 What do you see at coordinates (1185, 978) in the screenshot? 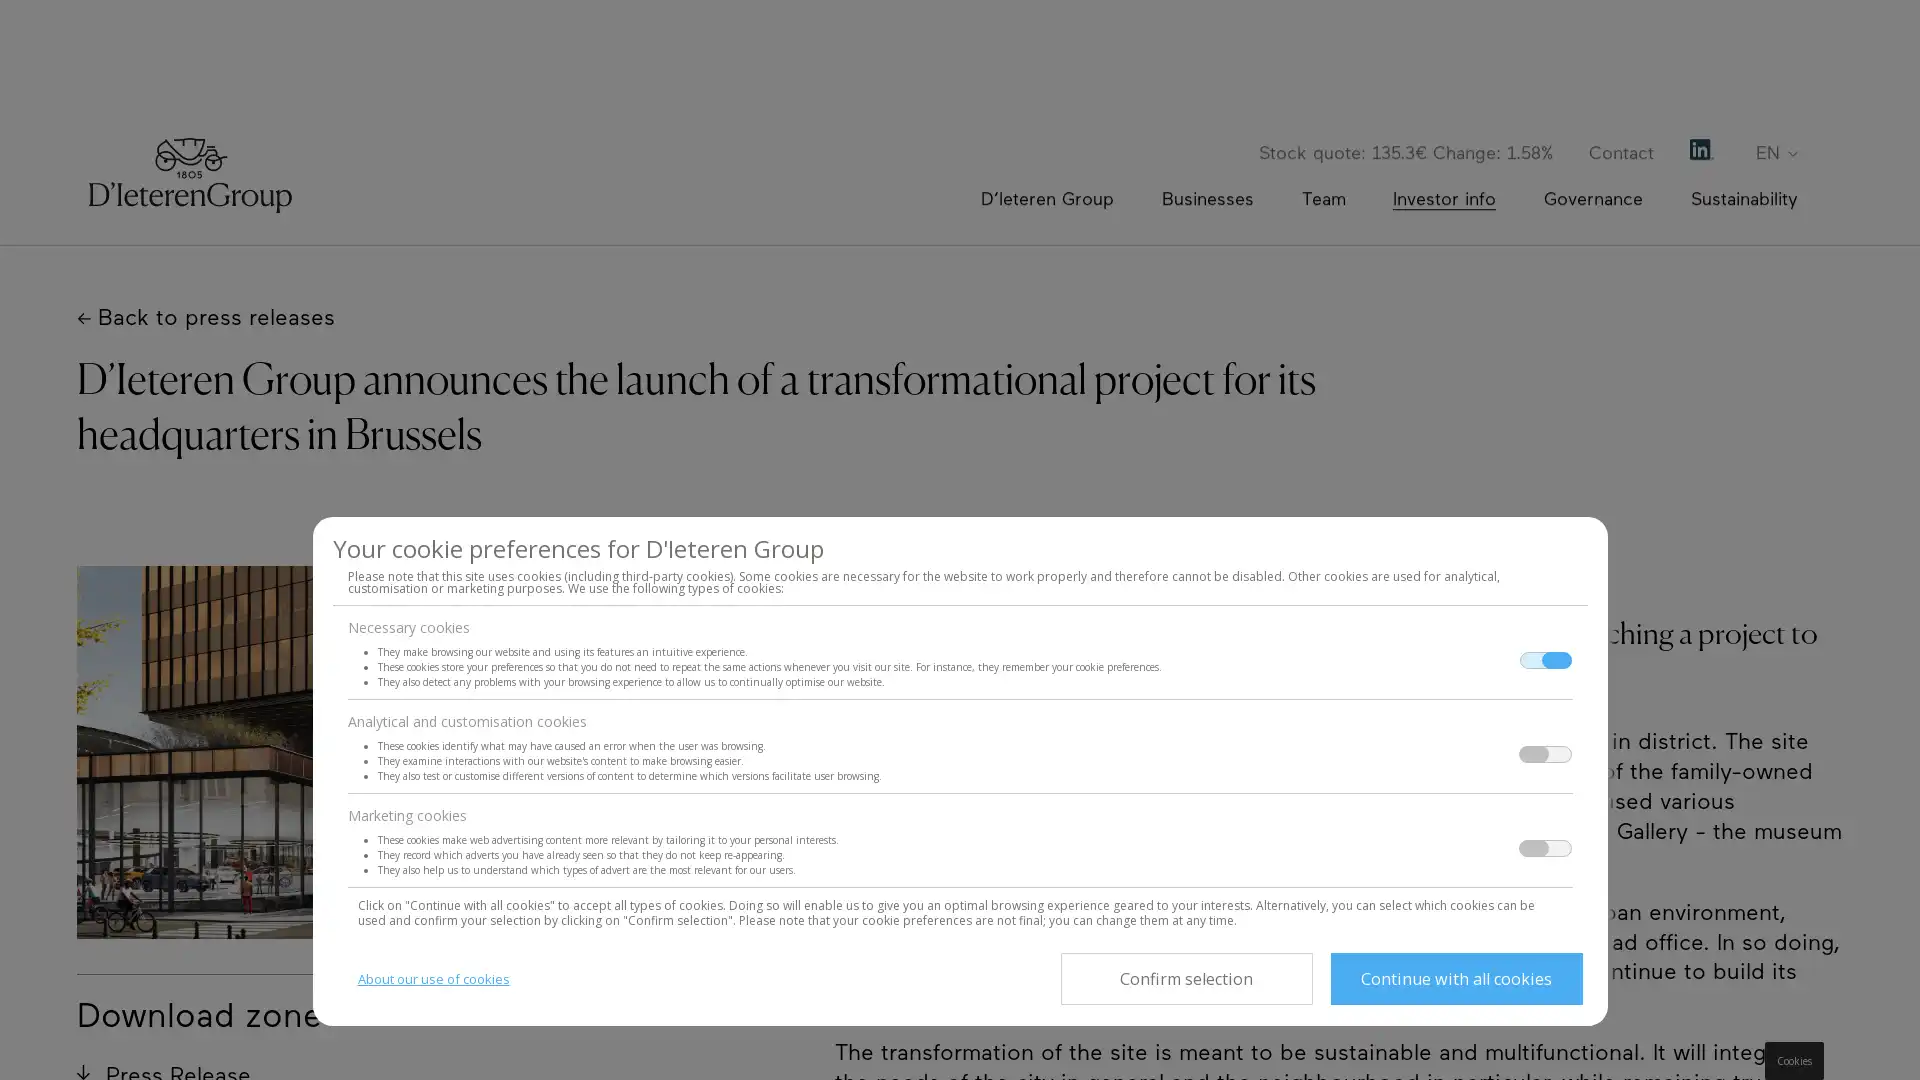
I see `Save Consent Preferences` at bounding box center [1185, 978].